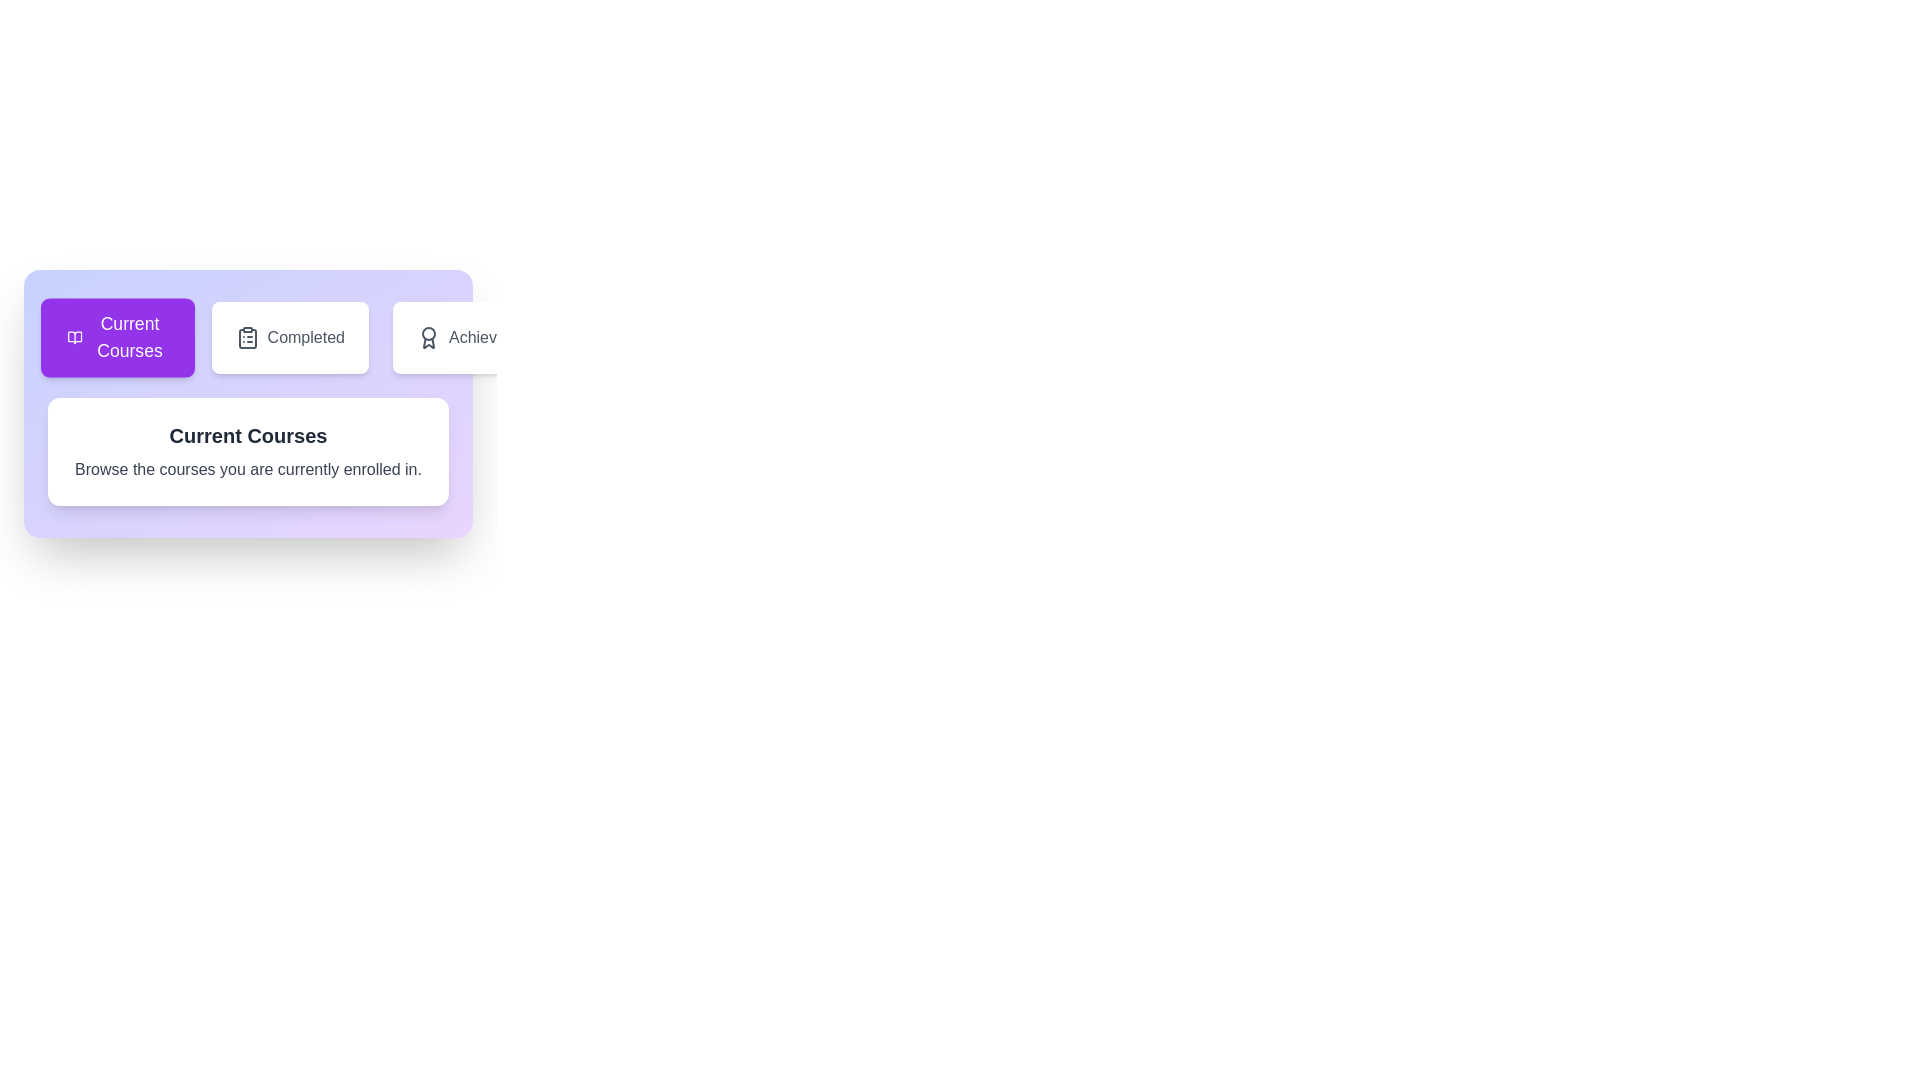 This screenshot has height=1080, width=1920. Describe the element at coordinates (116, 337) in the screenshot. I see `the tab labeled Current Courses to preview its content` at that location.